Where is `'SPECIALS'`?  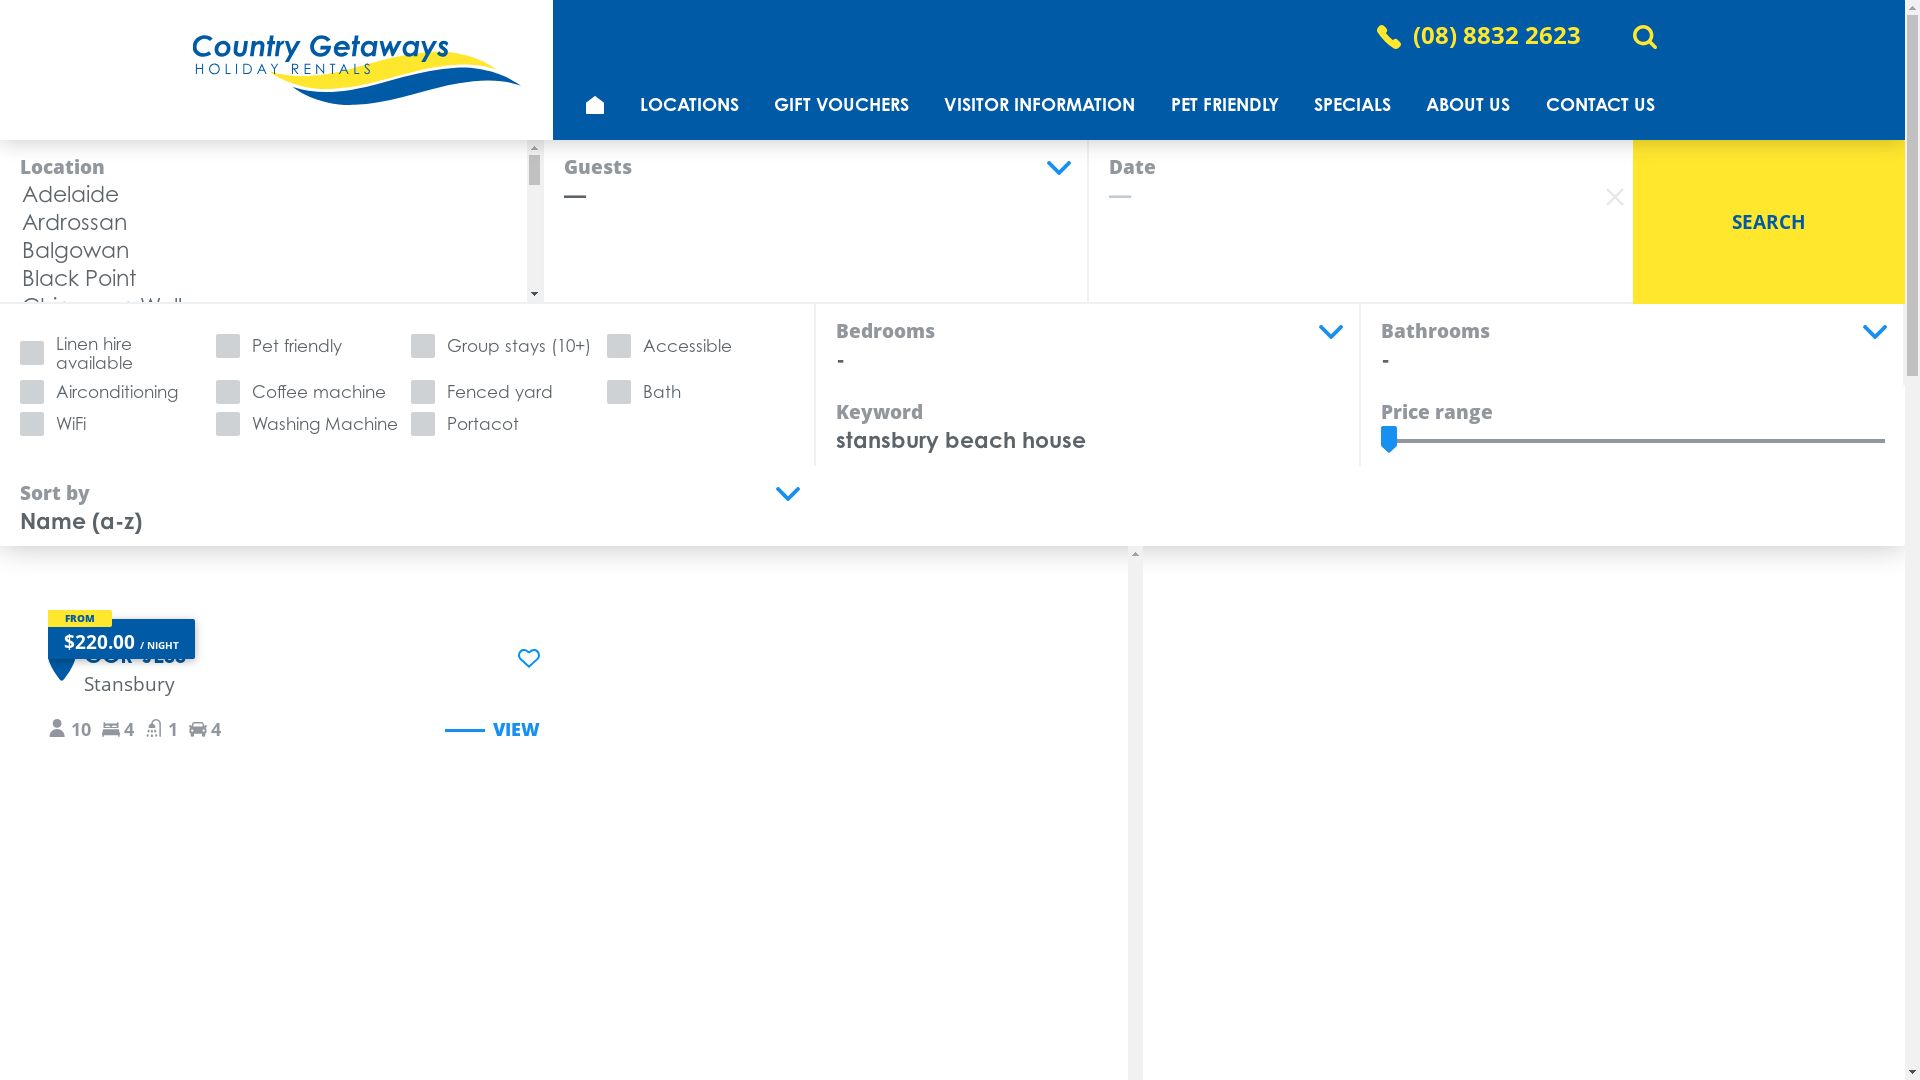 'SPECIALS' is located at coordinates (1352, 104).